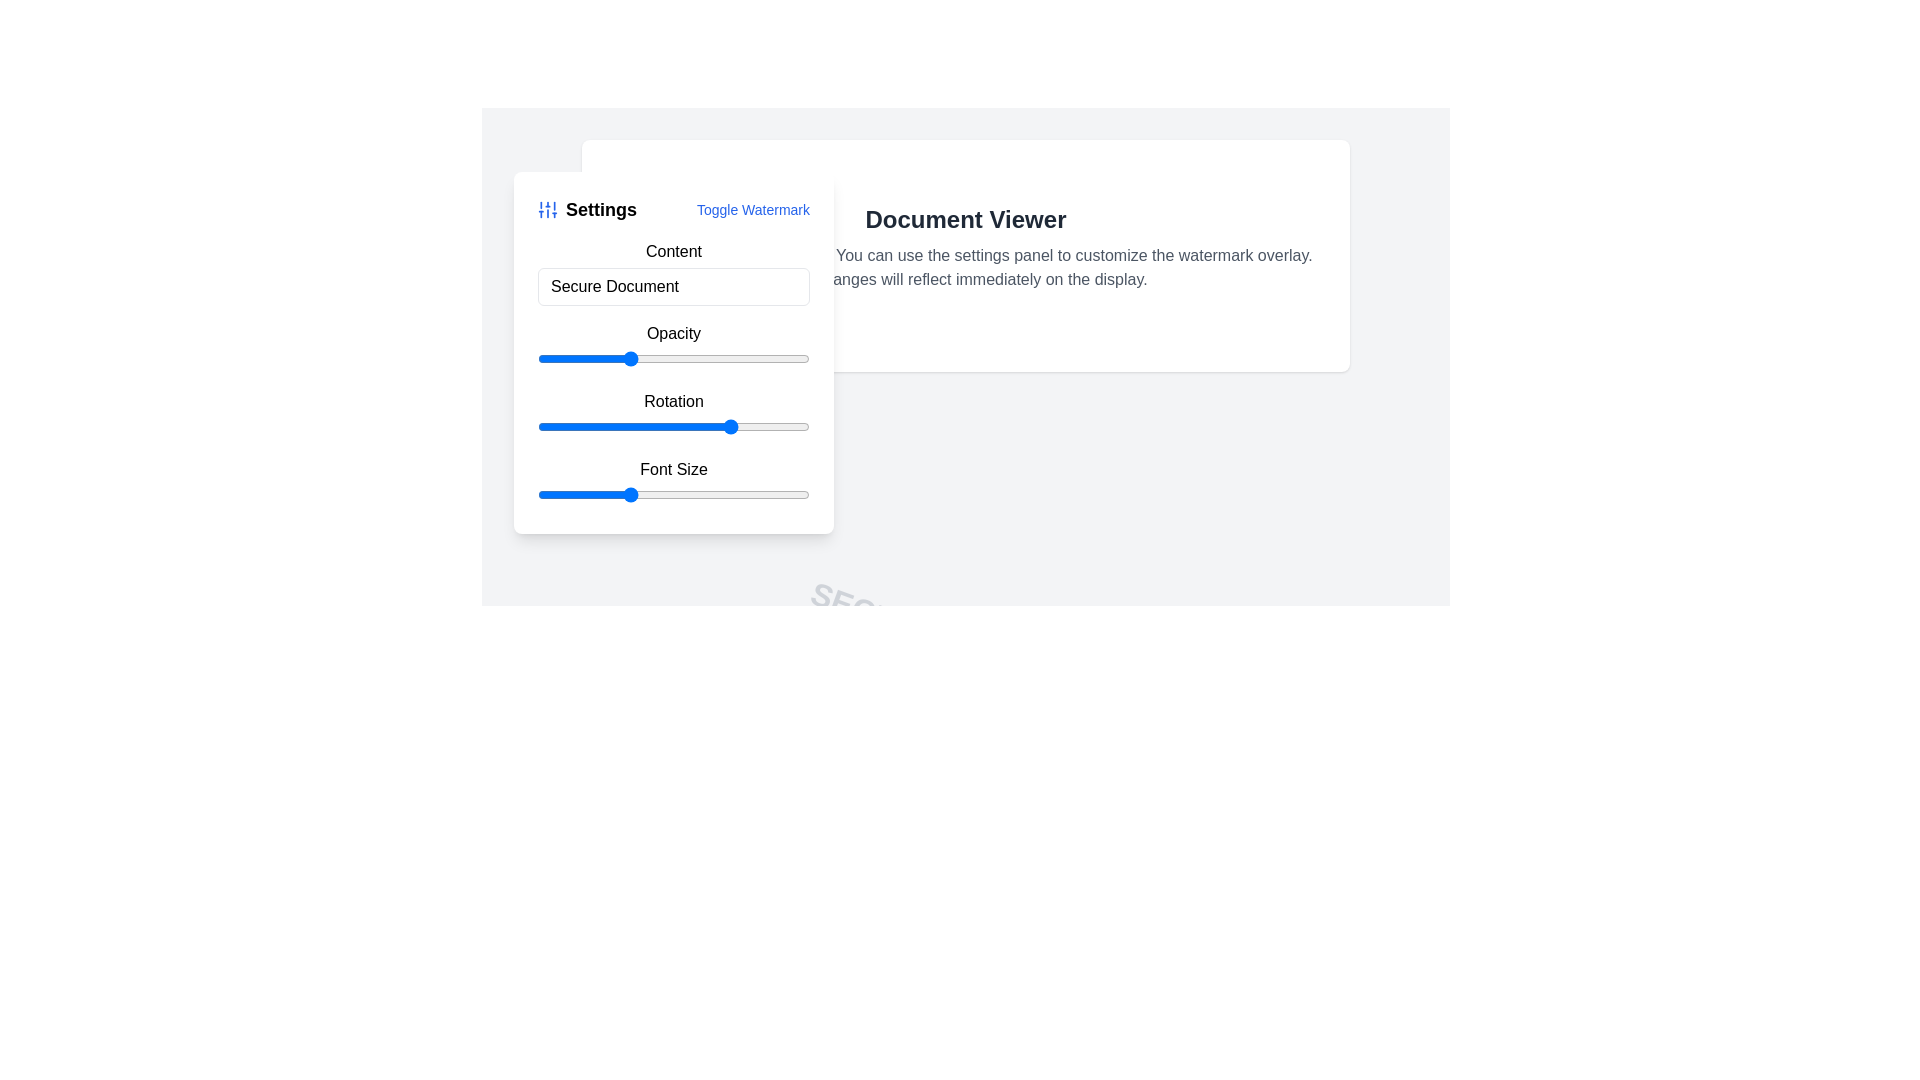 The height and width of the screenshot is (1080, 1920). I want to click on the rotation value, so click(801, 426).